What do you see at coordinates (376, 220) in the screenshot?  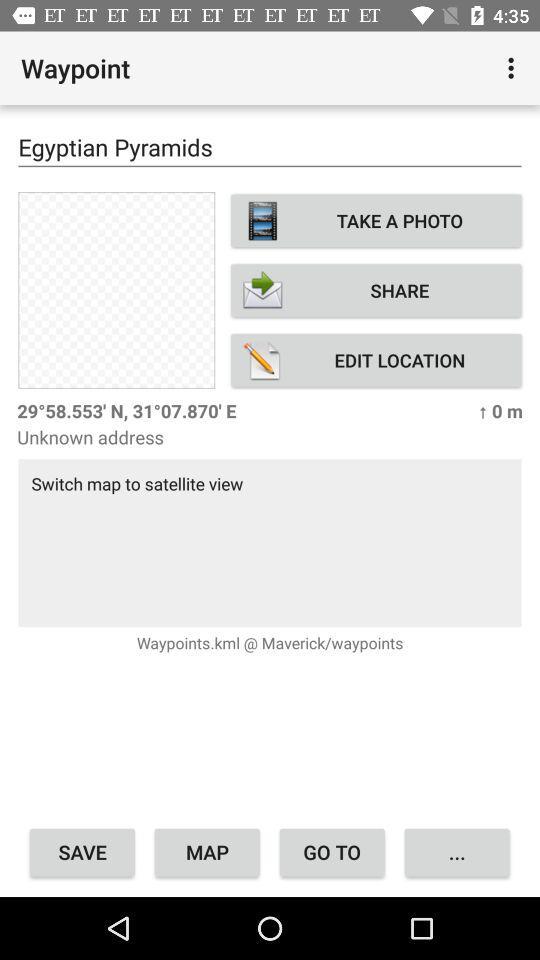 I see `icon above the share icon` at bounding box center [376, 220].